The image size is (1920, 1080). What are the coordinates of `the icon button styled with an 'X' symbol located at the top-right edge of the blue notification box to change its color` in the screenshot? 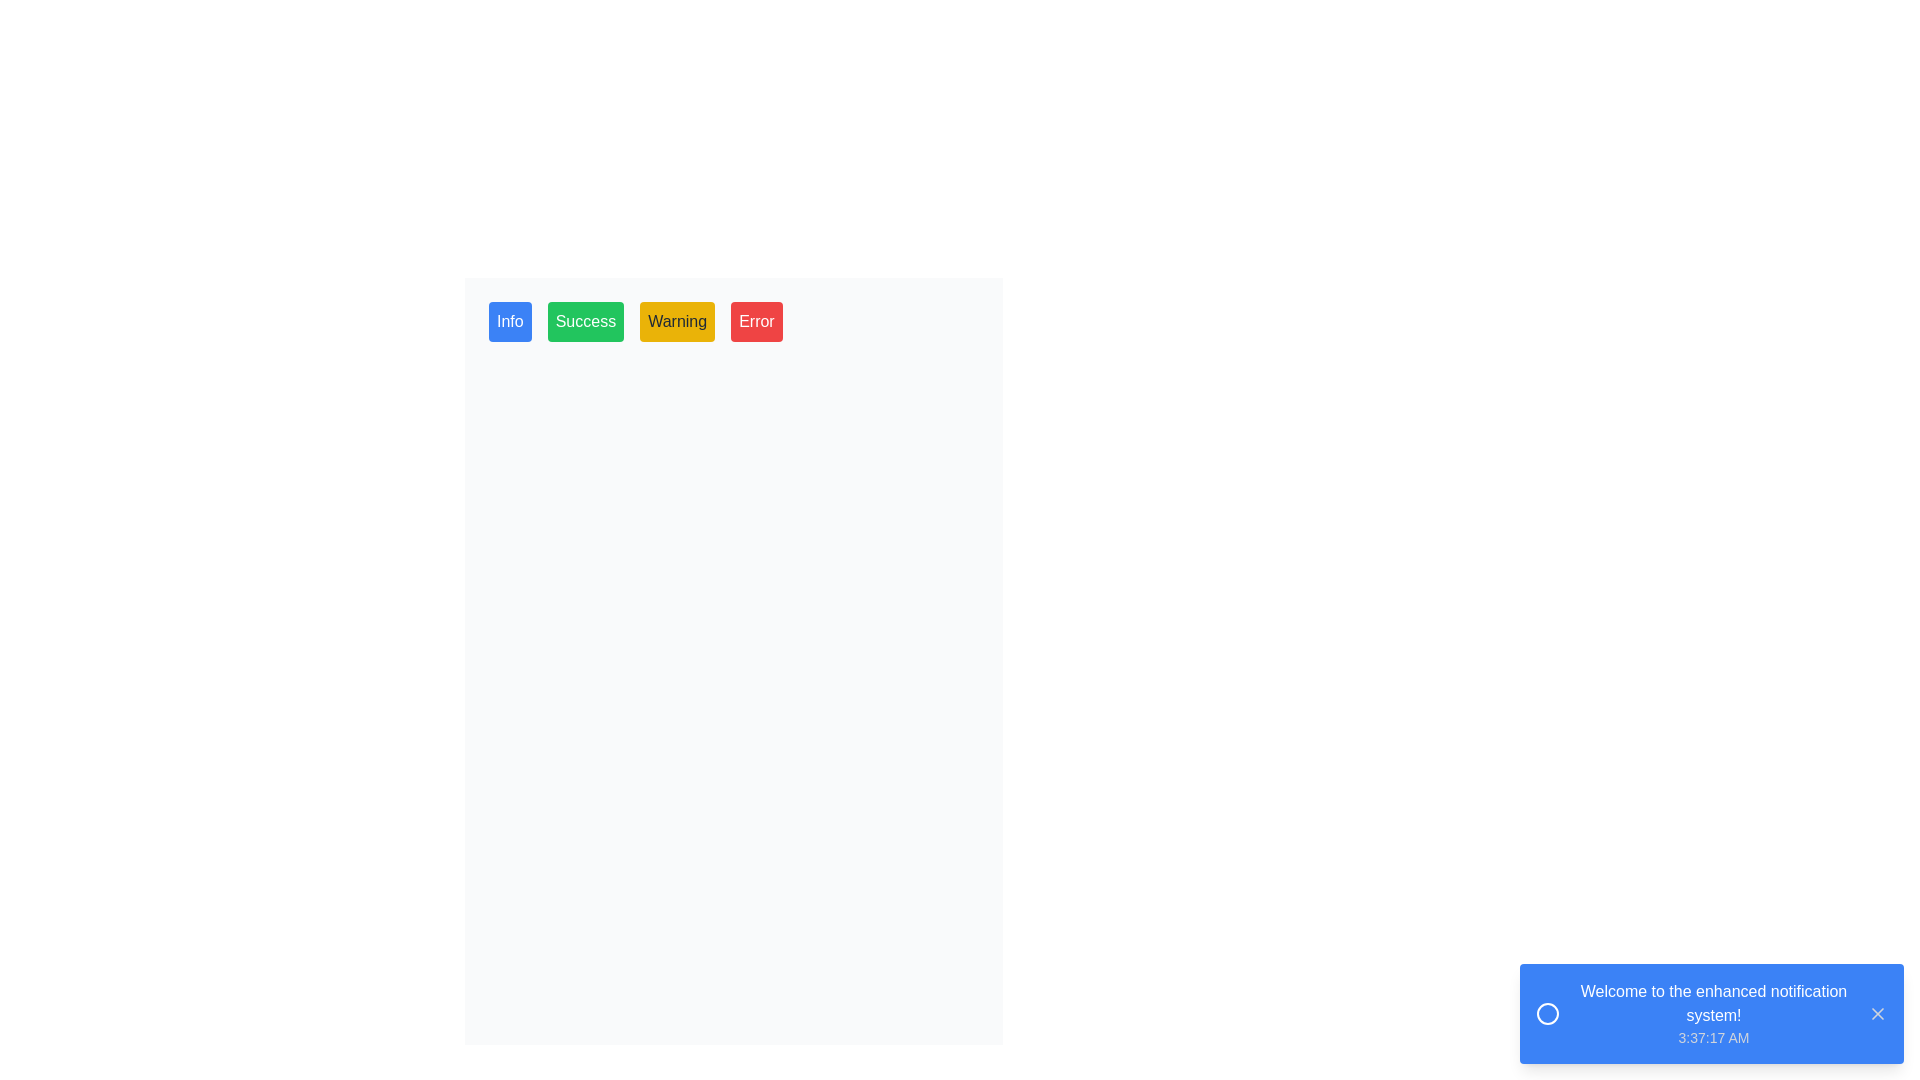 It's located at (1876, 1014).